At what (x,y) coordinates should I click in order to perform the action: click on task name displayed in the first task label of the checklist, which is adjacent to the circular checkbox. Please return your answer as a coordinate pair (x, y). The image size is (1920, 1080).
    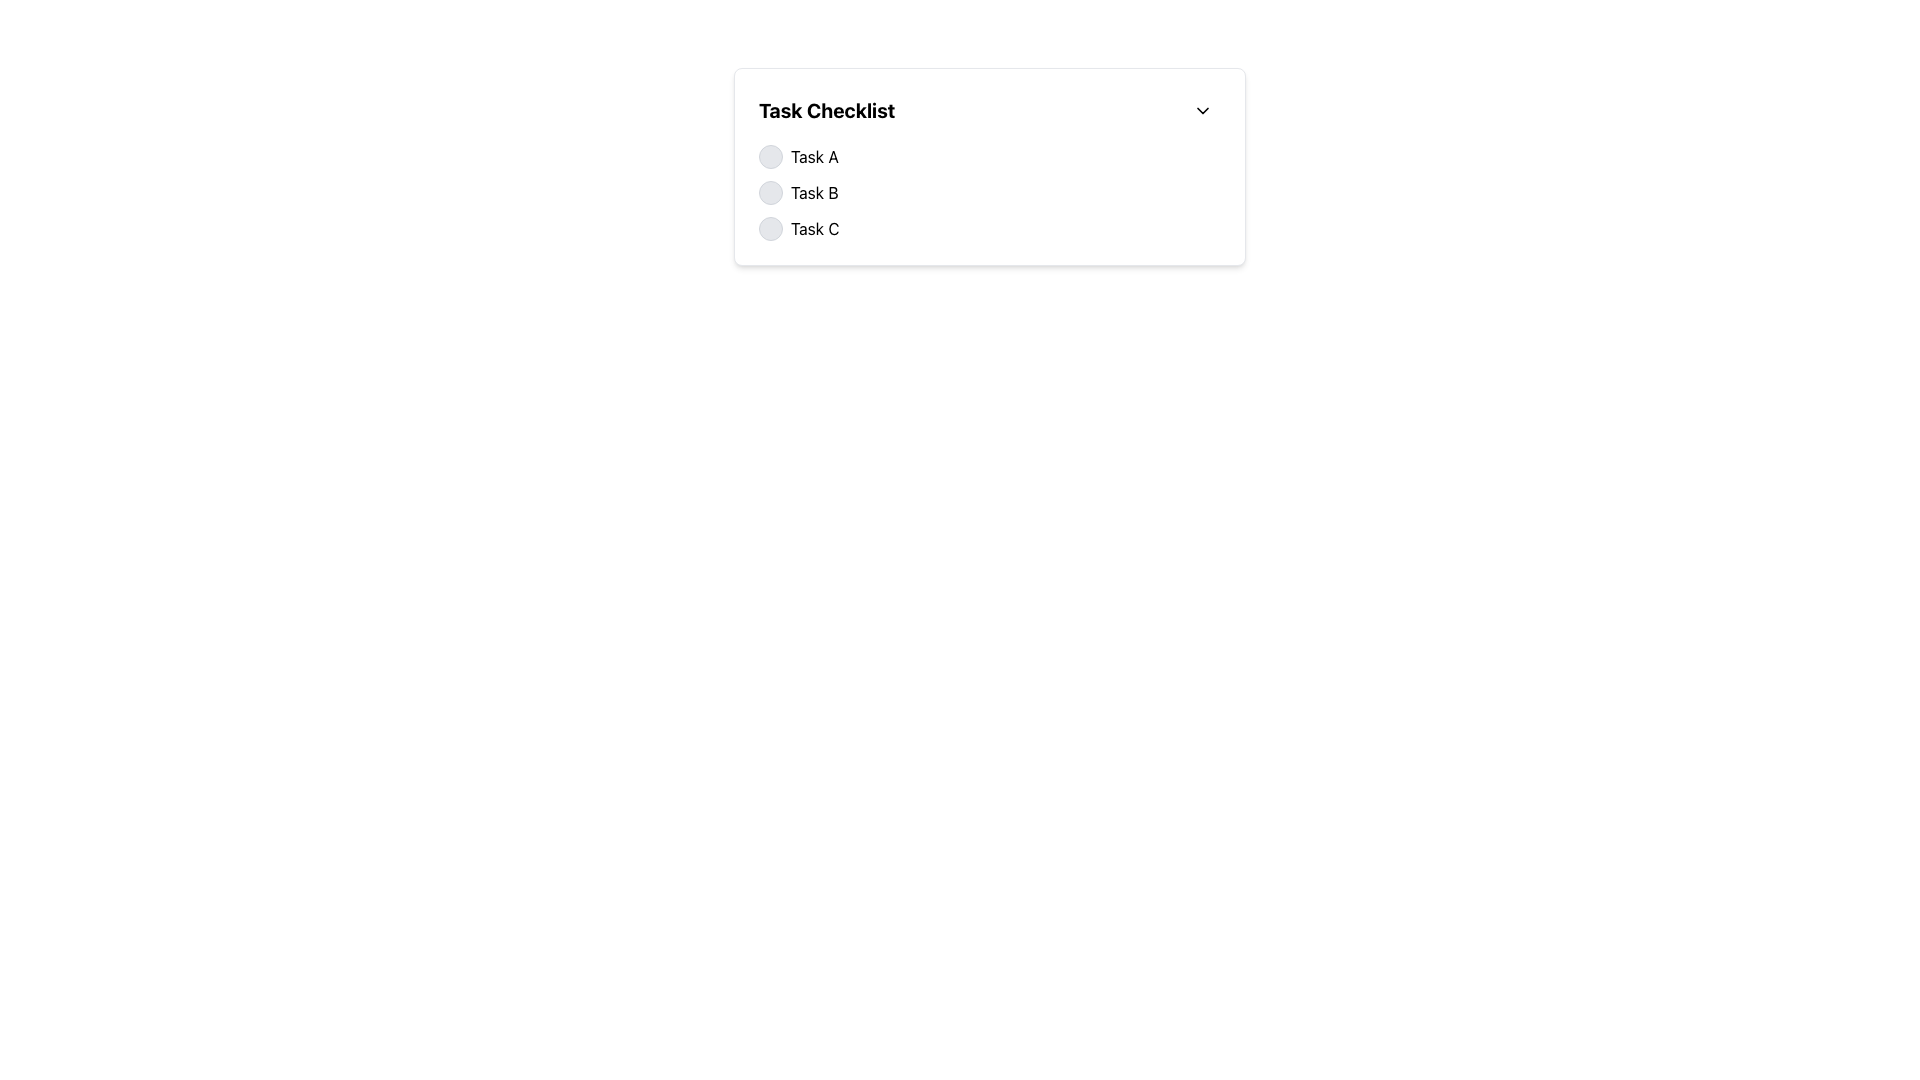
    Looking at the image, I should click on (814, 156).